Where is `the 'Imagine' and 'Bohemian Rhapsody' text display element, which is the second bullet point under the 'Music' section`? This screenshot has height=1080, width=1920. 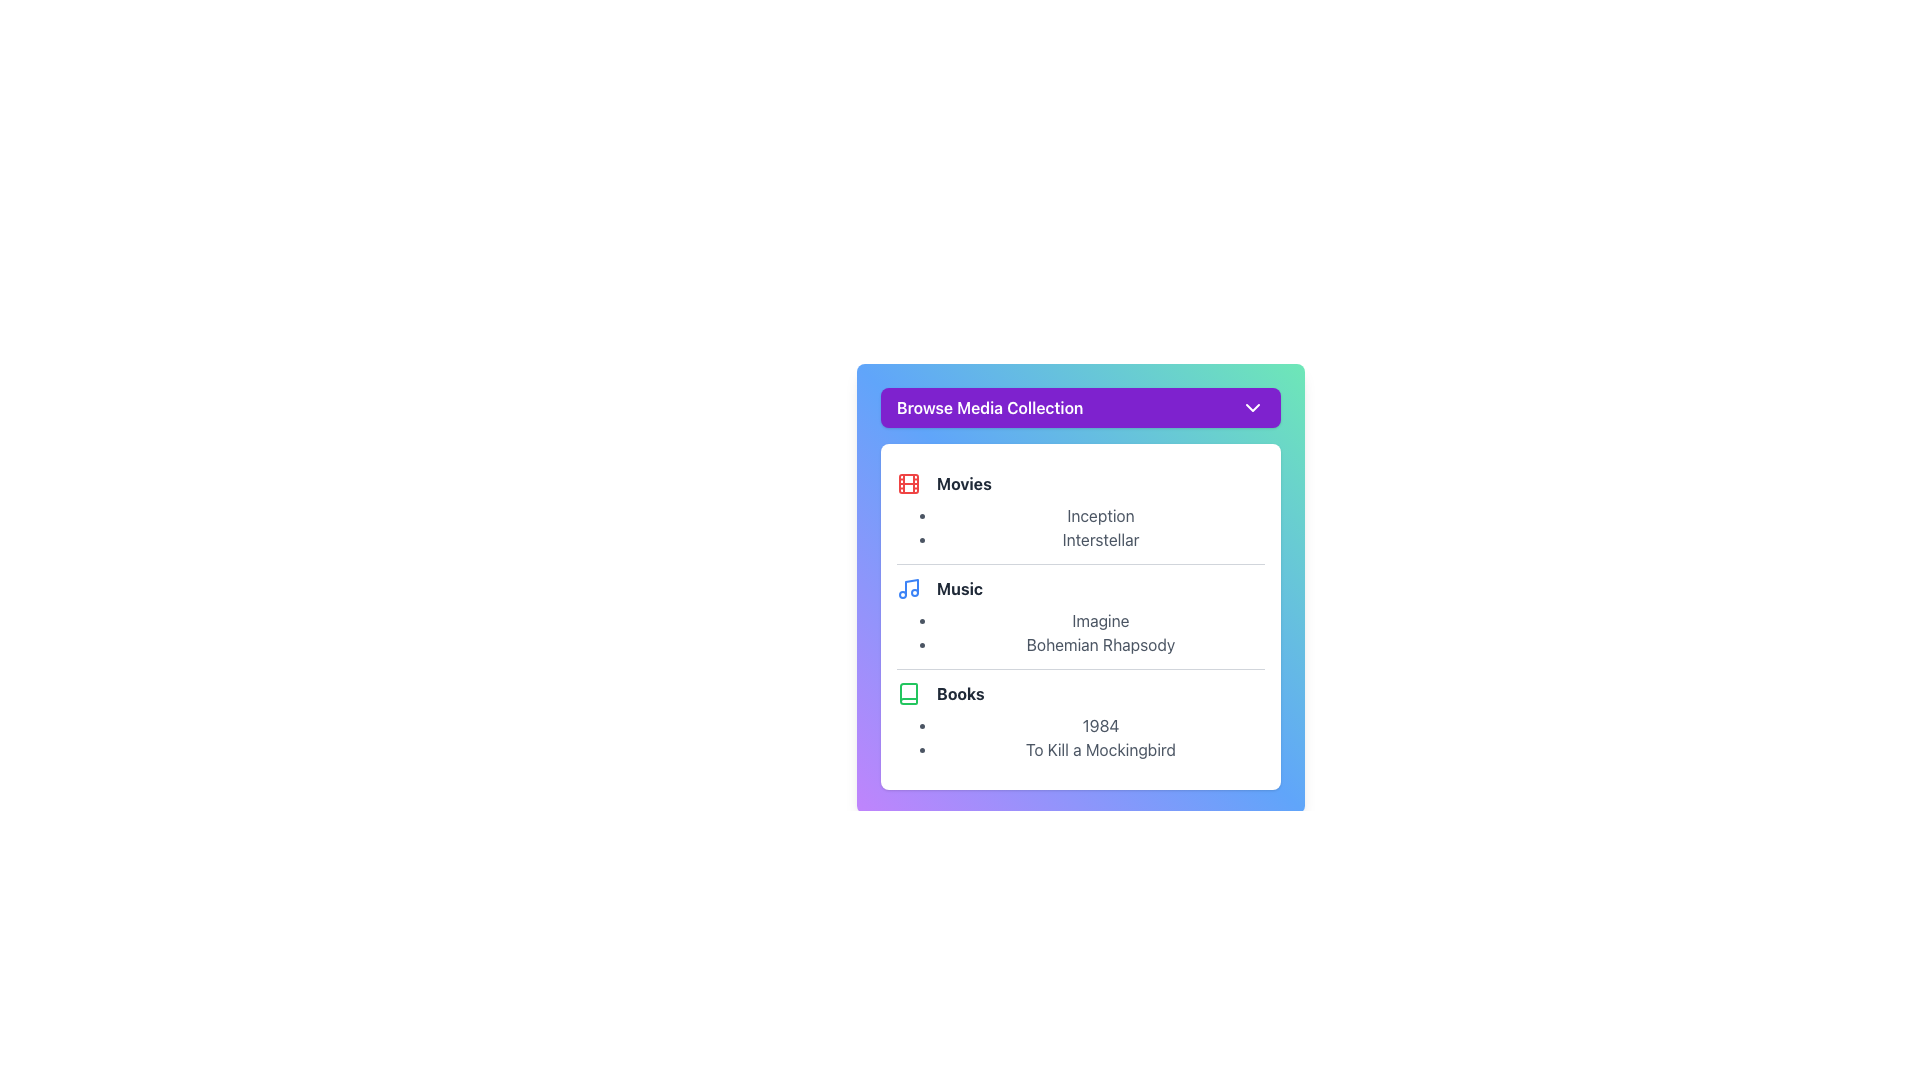
the 'Imagine' and 'Bohemian Rhapsody' text display element, which is the second bullet point under the 'Music' section is located at coordinates (1099, 632).